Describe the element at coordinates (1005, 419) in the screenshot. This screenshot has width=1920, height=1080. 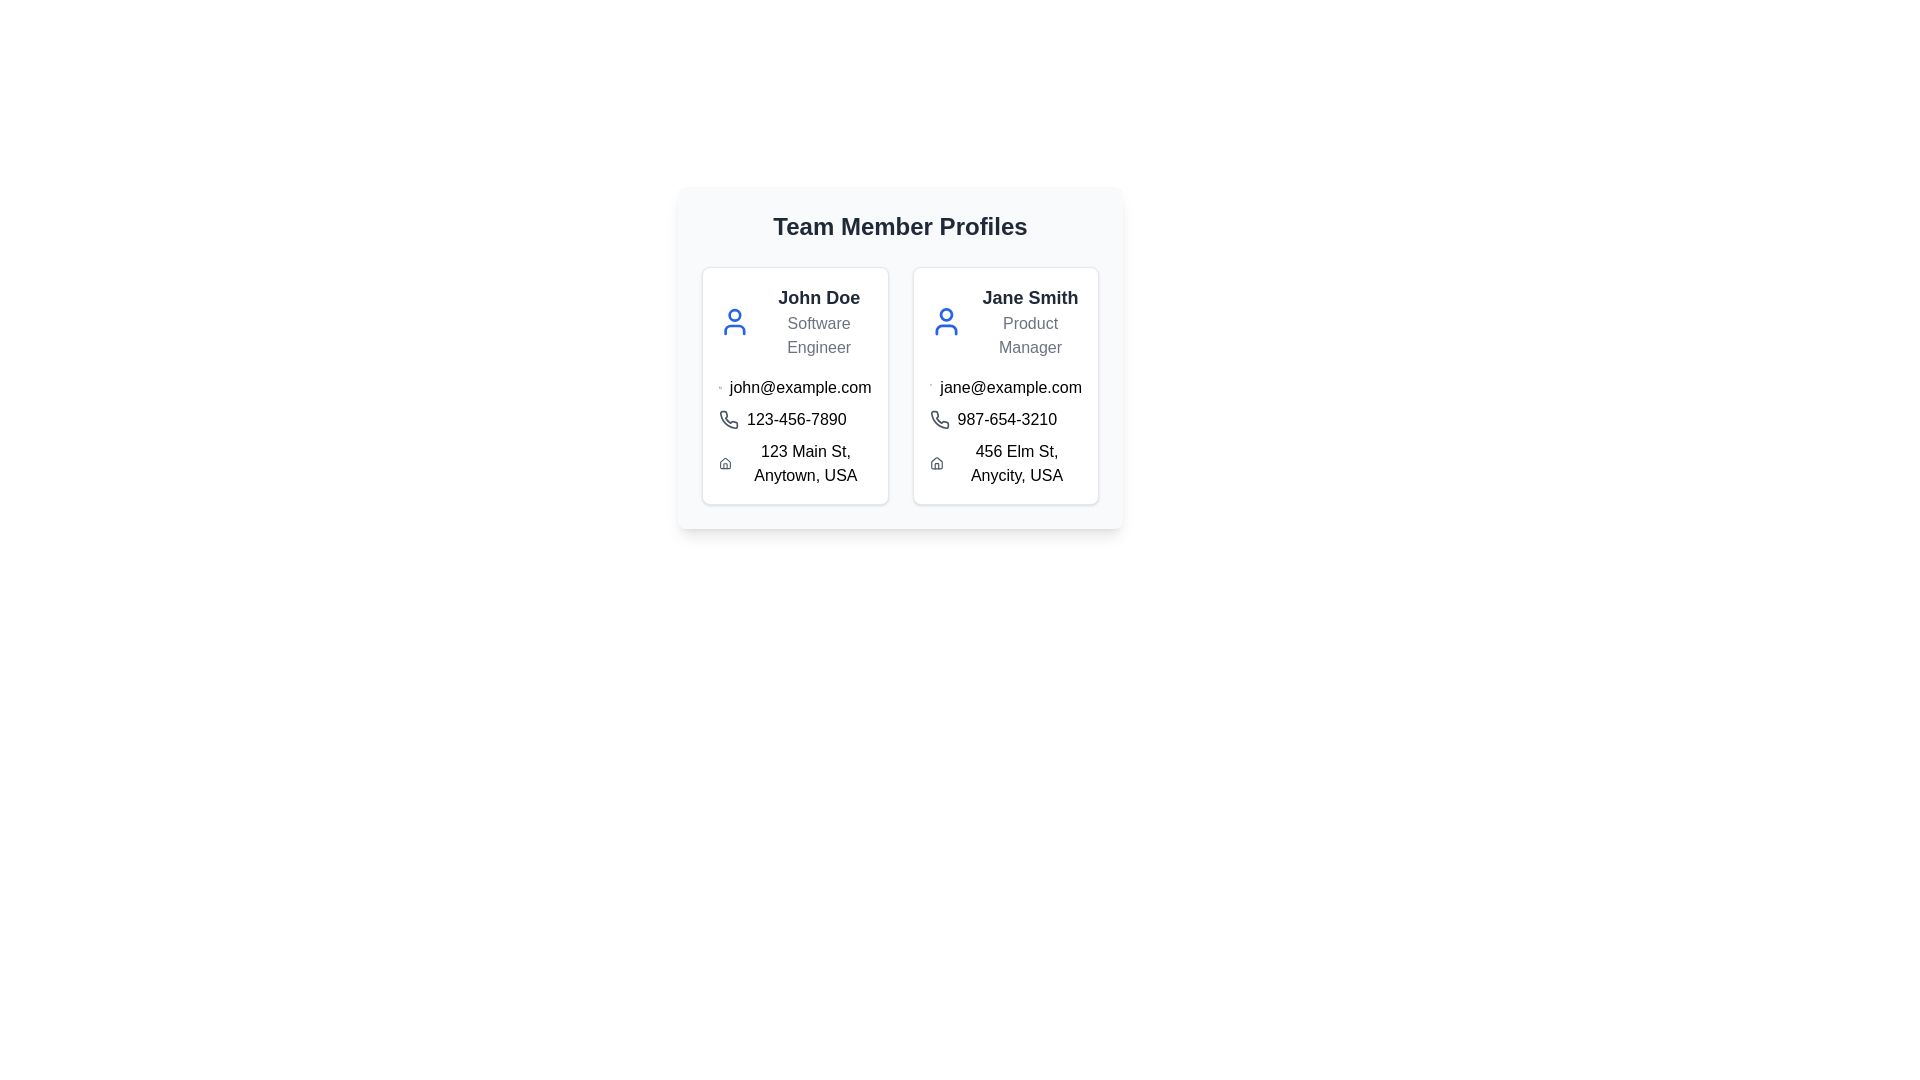
I see `the static text displaying the phone number for 'Jane Smith', located in the profile card below the email address and above the address` at that location.